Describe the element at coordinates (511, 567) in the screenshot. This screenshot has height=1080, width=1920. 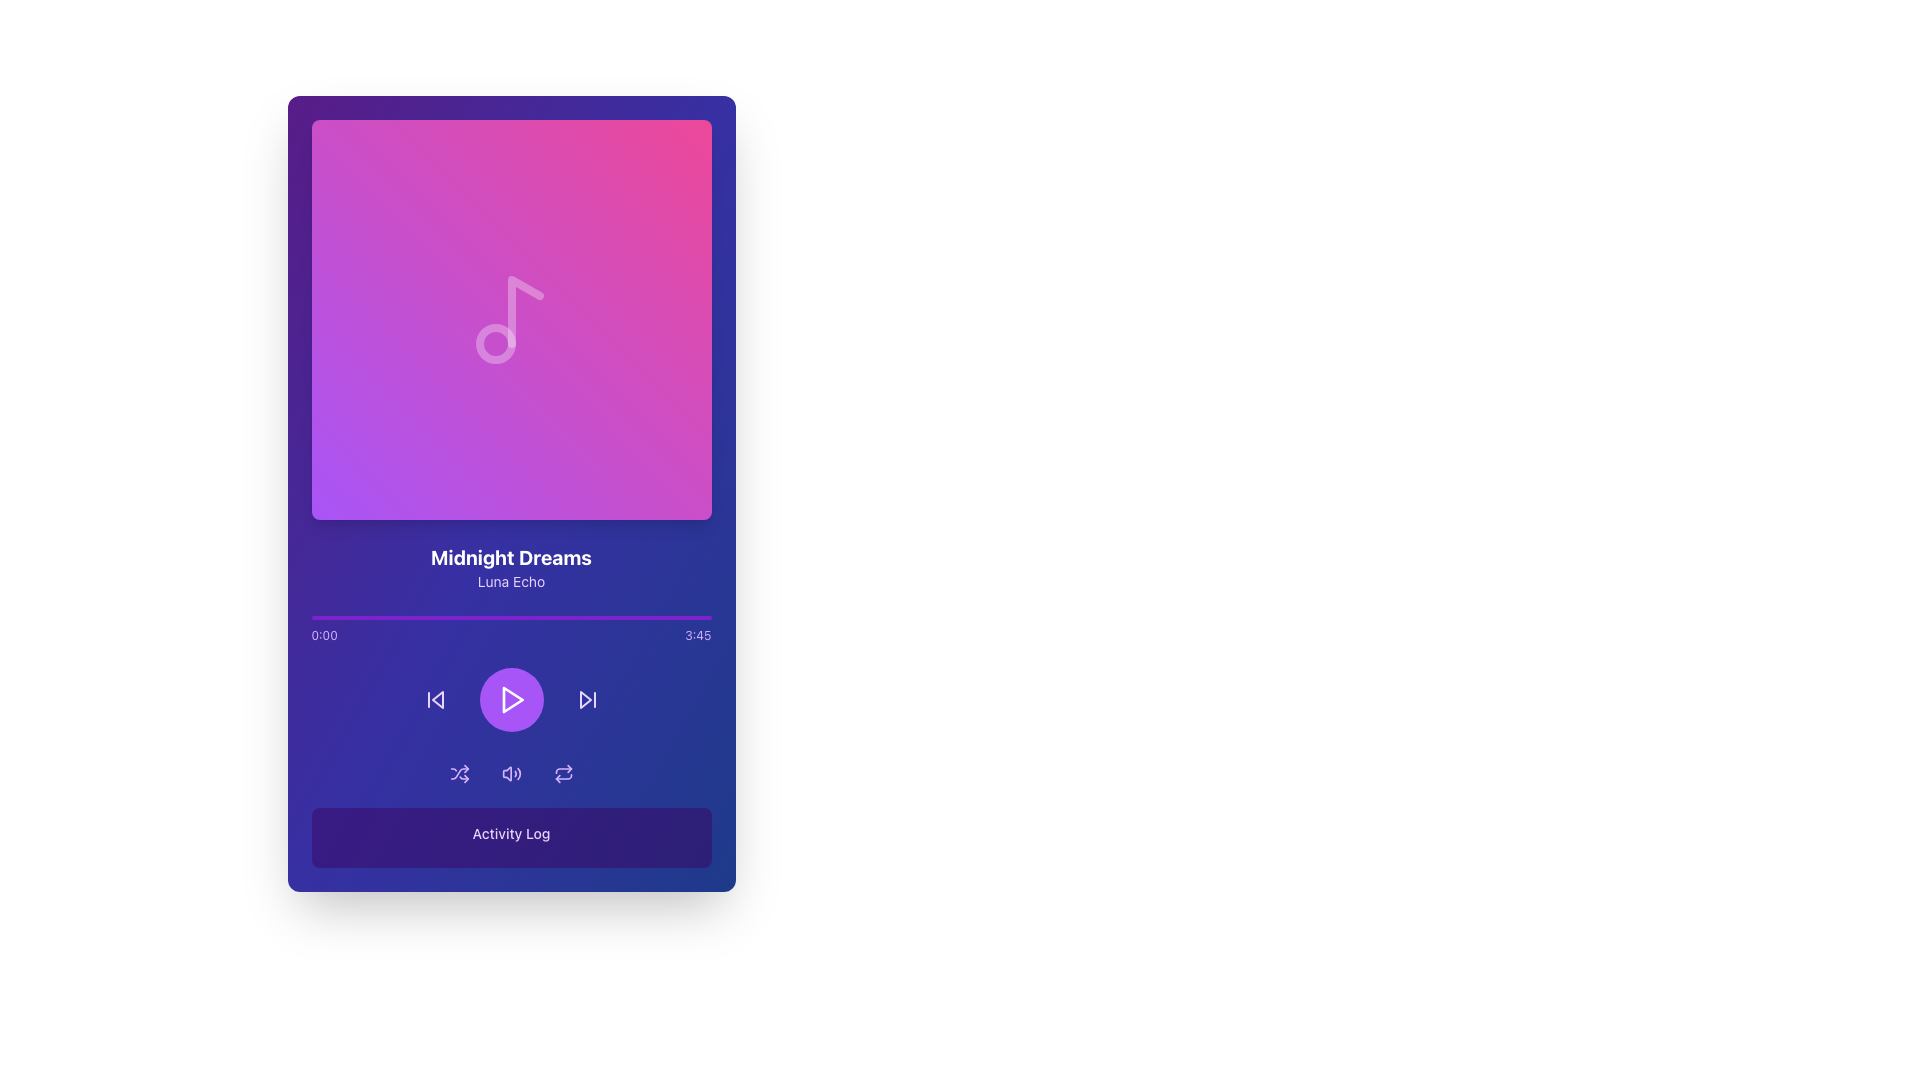
I see `the text block displaying the song title 'Midnight Dreams' by artist 'Luna Echo', which is located in the center of the card-like section` at that location.